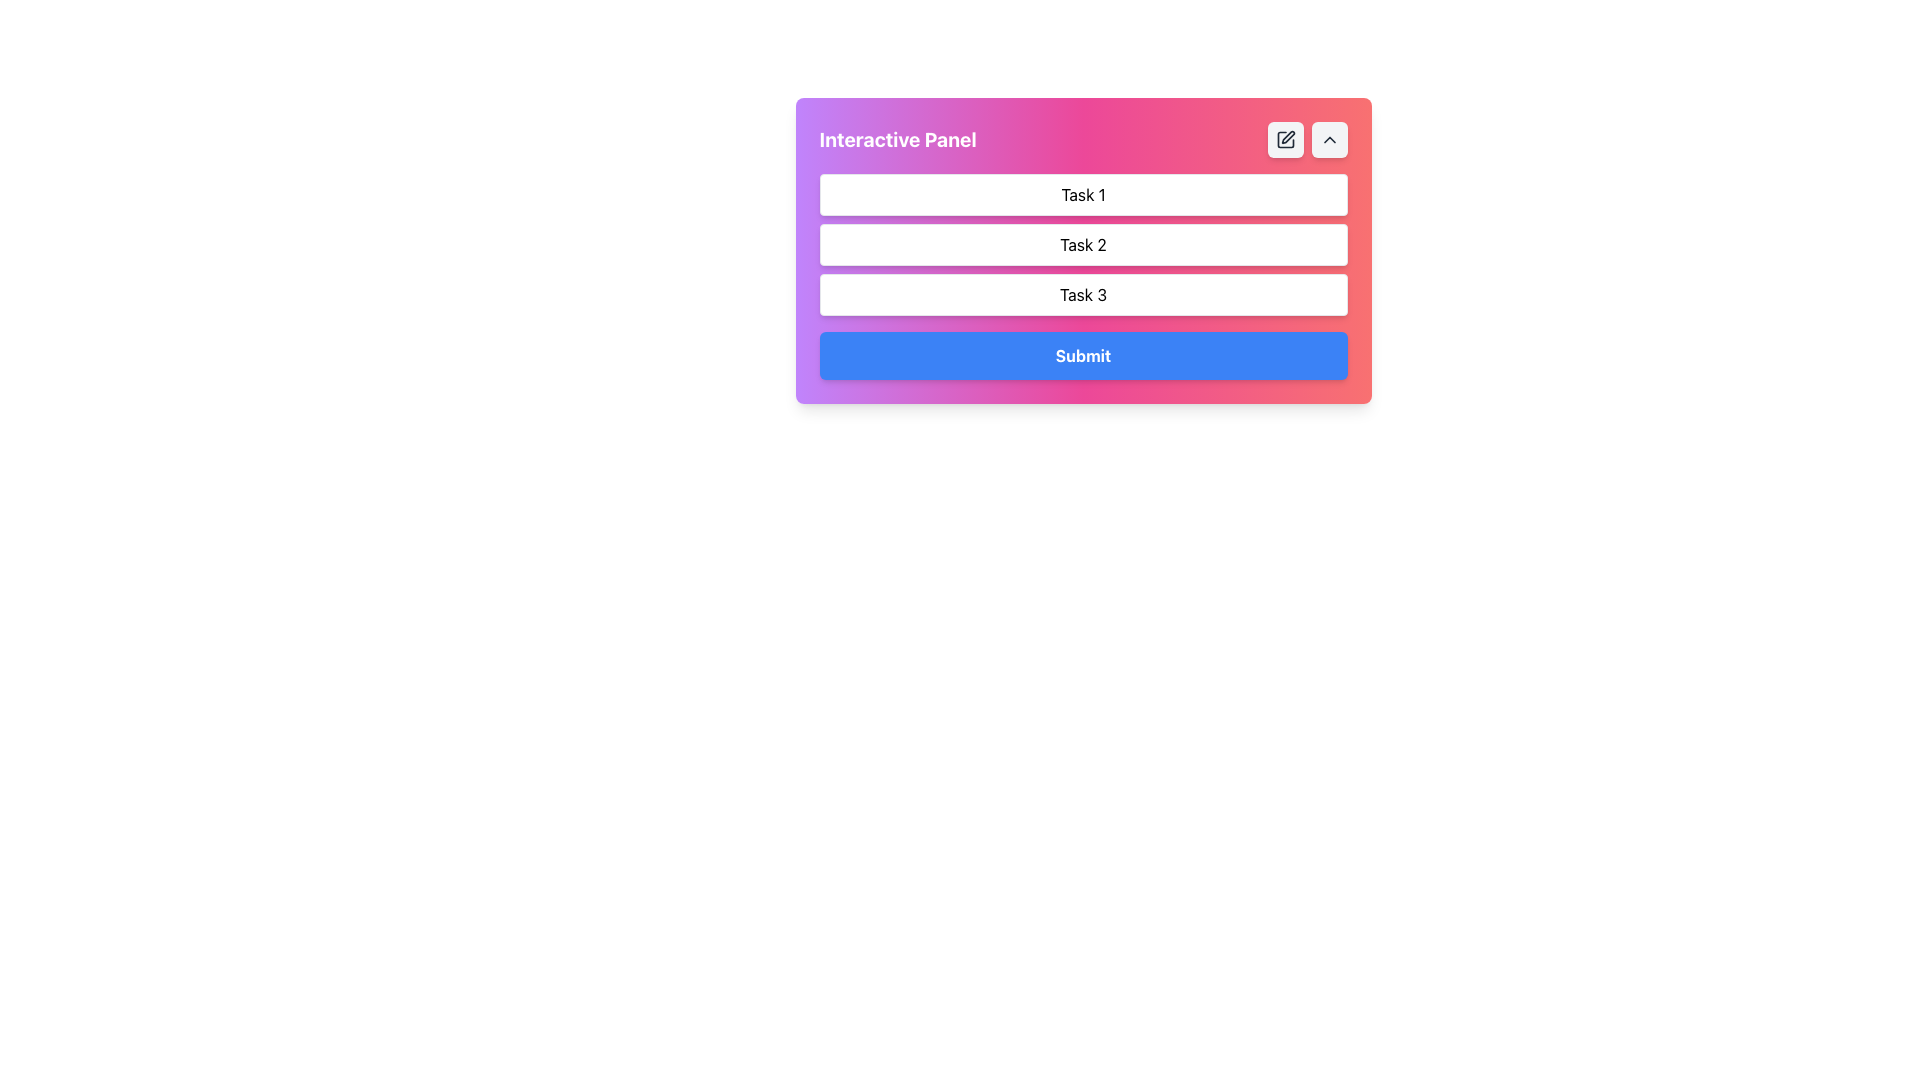 The image size is (1920, 1080). I want to click on the left icon of the Group of Icon Buttons located in the top-right corner of the Interactive Panel, so click(1307, 138).